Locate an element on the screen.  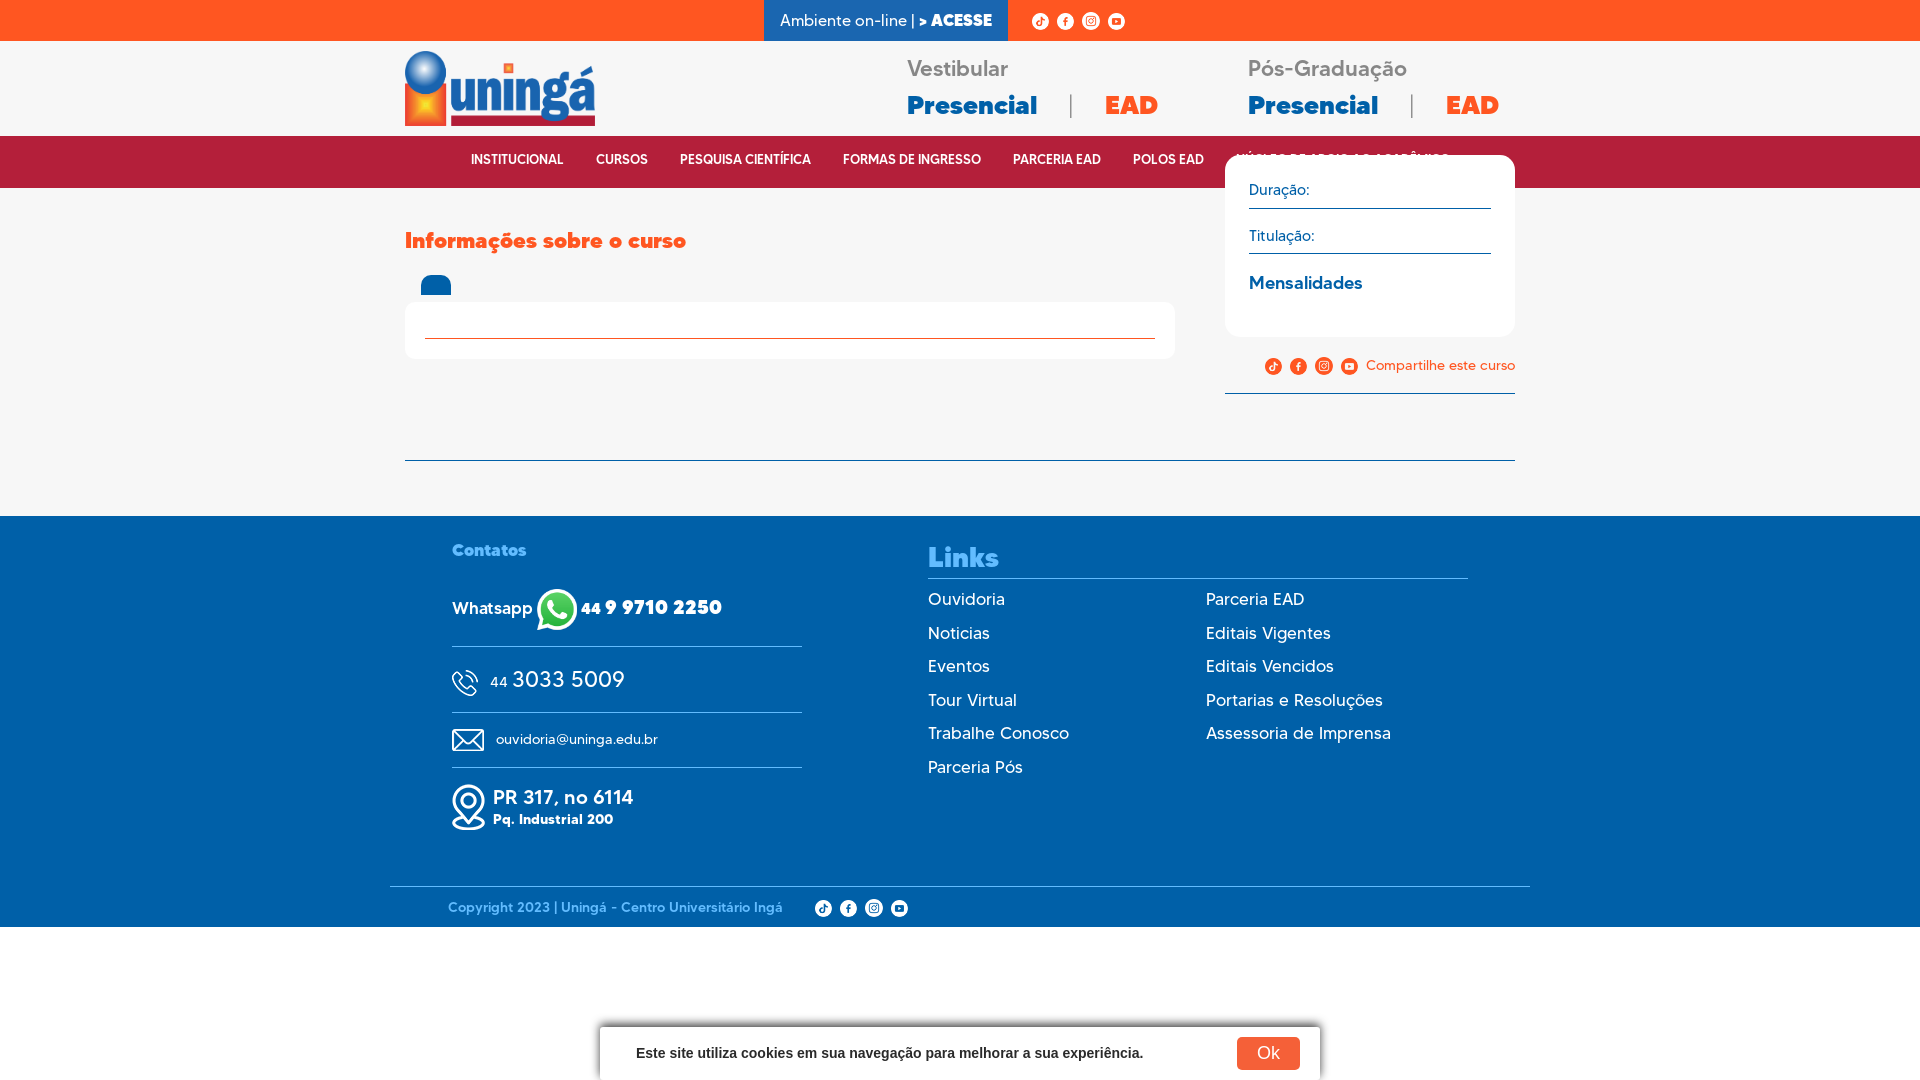
'EAD' is located at coordinates (1472, 104).